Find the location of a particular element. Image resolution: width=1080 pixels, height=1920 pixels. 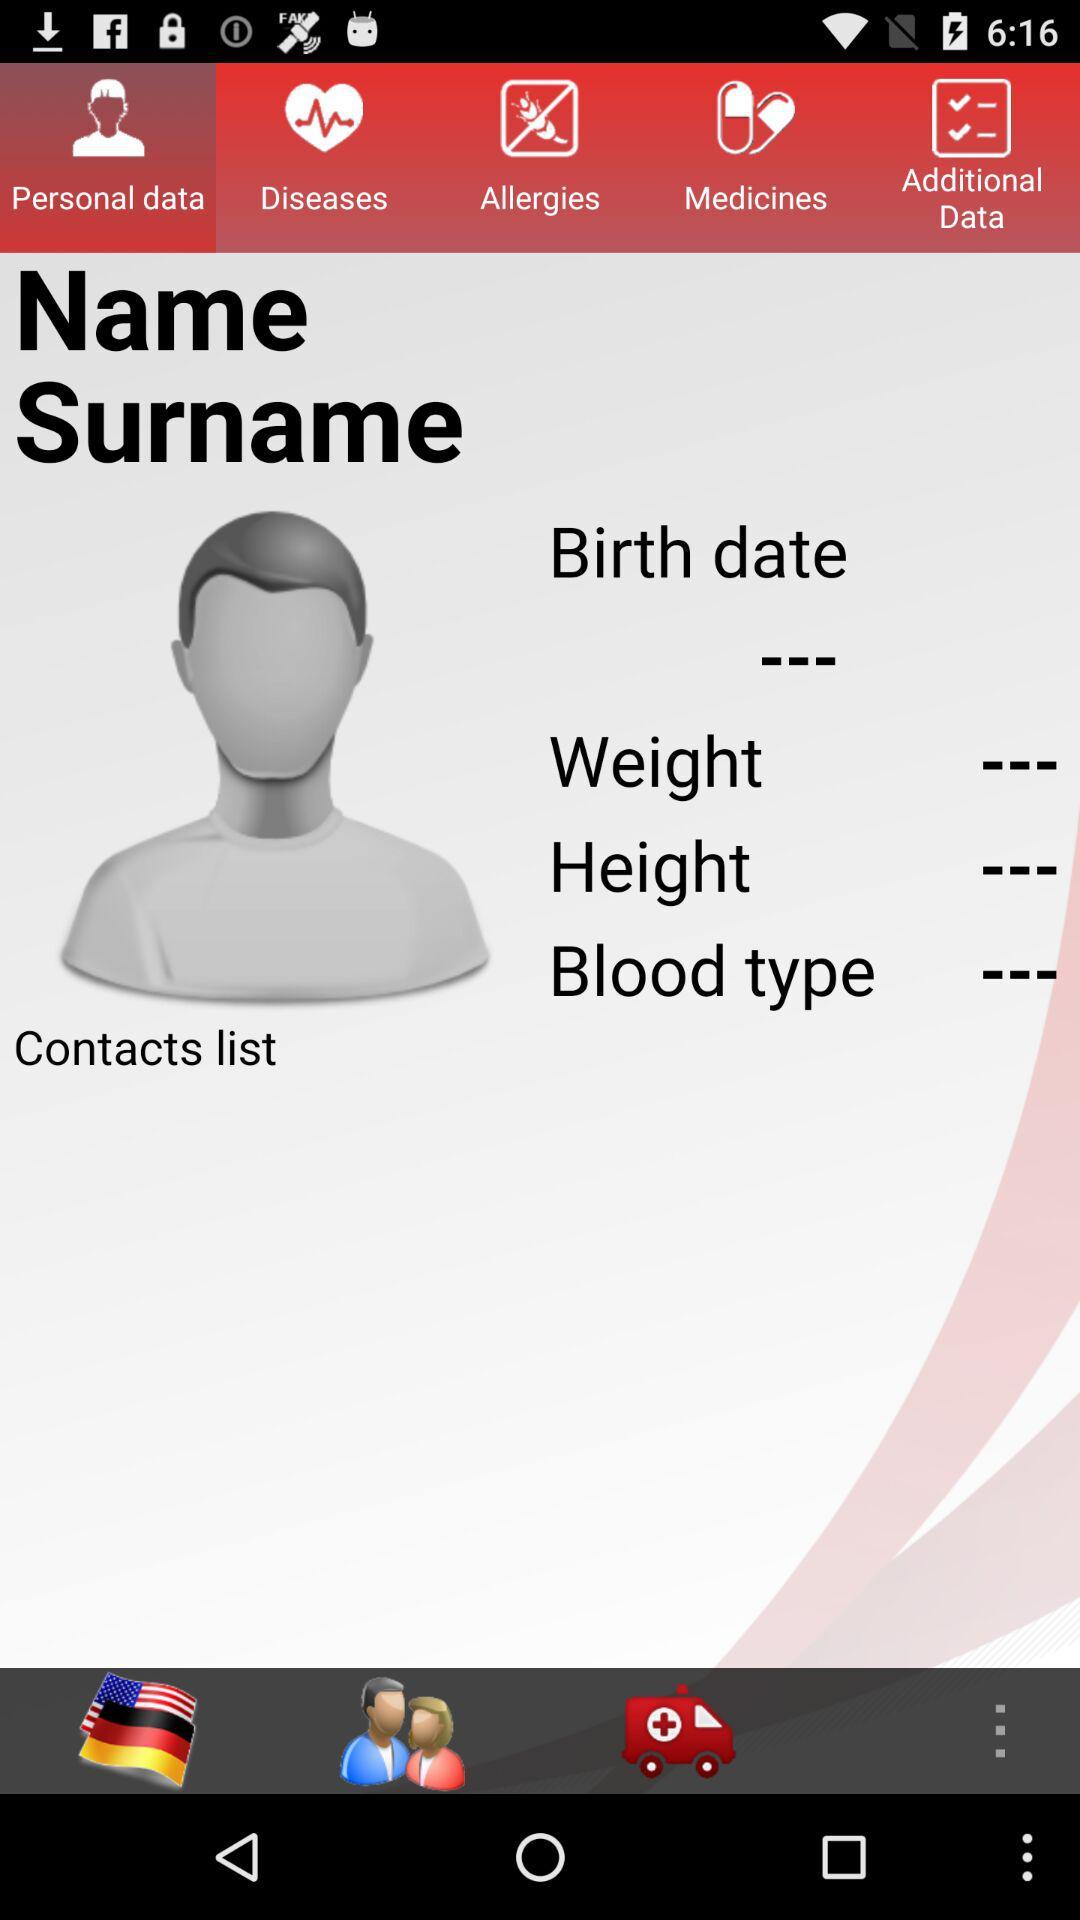

the additional data icon is located at coordinates (971, 156).